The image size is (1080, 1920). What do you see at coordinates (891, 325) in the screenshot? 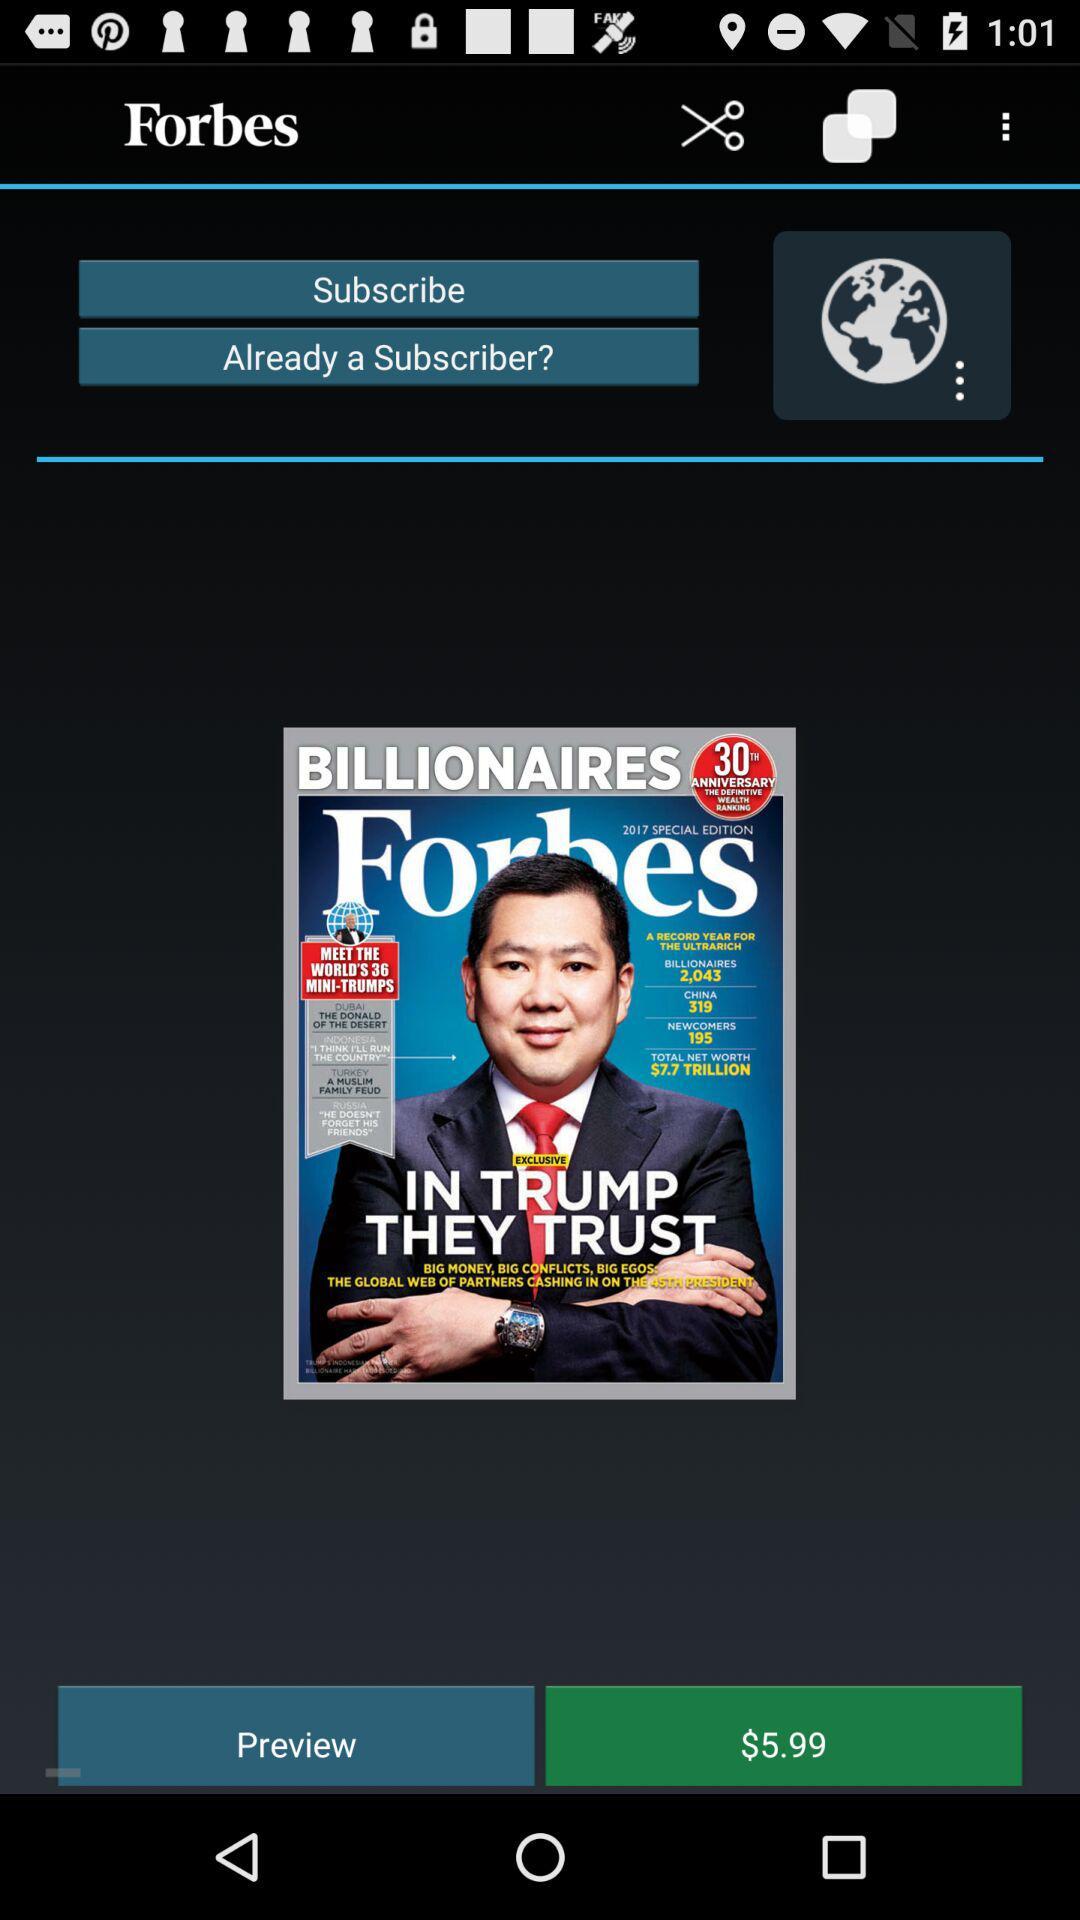
I see `the icon to the right of the subscribe` at bounding box center [891, 325].